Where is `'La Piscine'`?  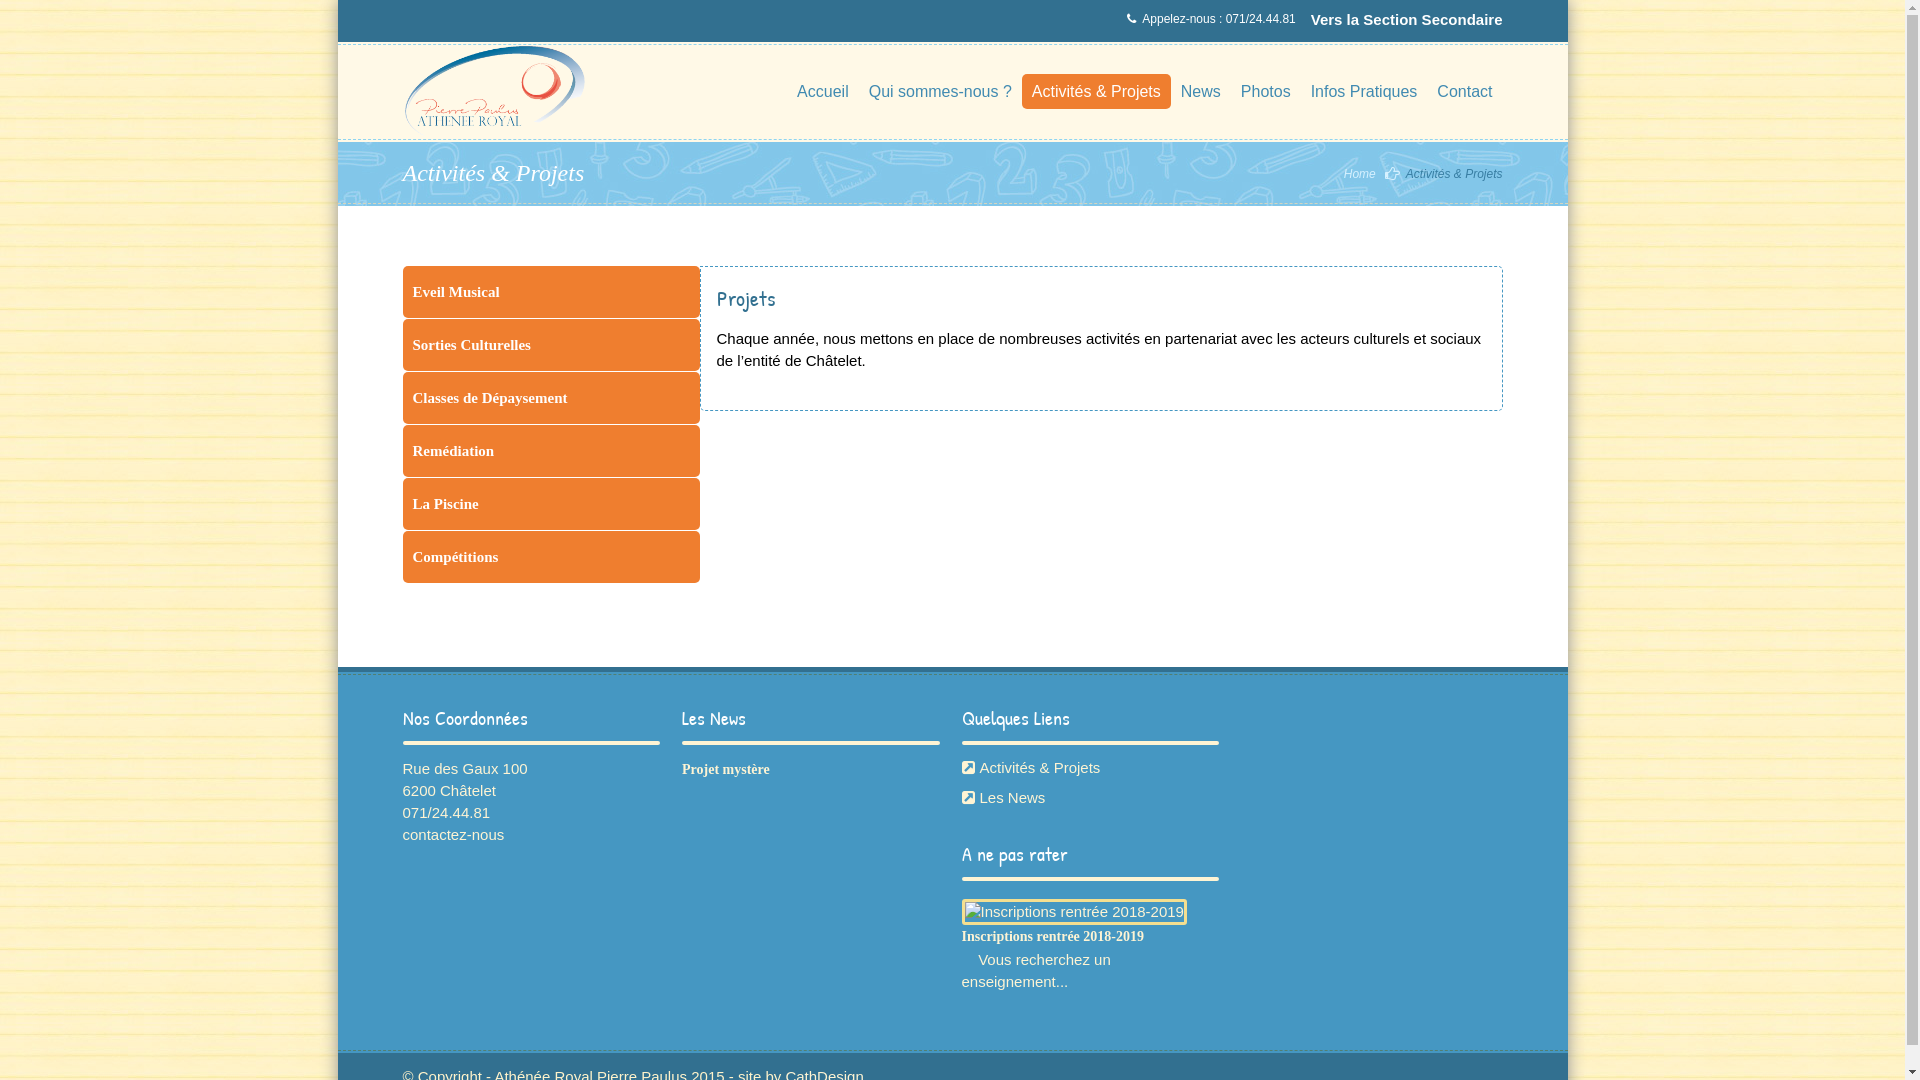 'La Piscine' is located at coordinates (550, 503).